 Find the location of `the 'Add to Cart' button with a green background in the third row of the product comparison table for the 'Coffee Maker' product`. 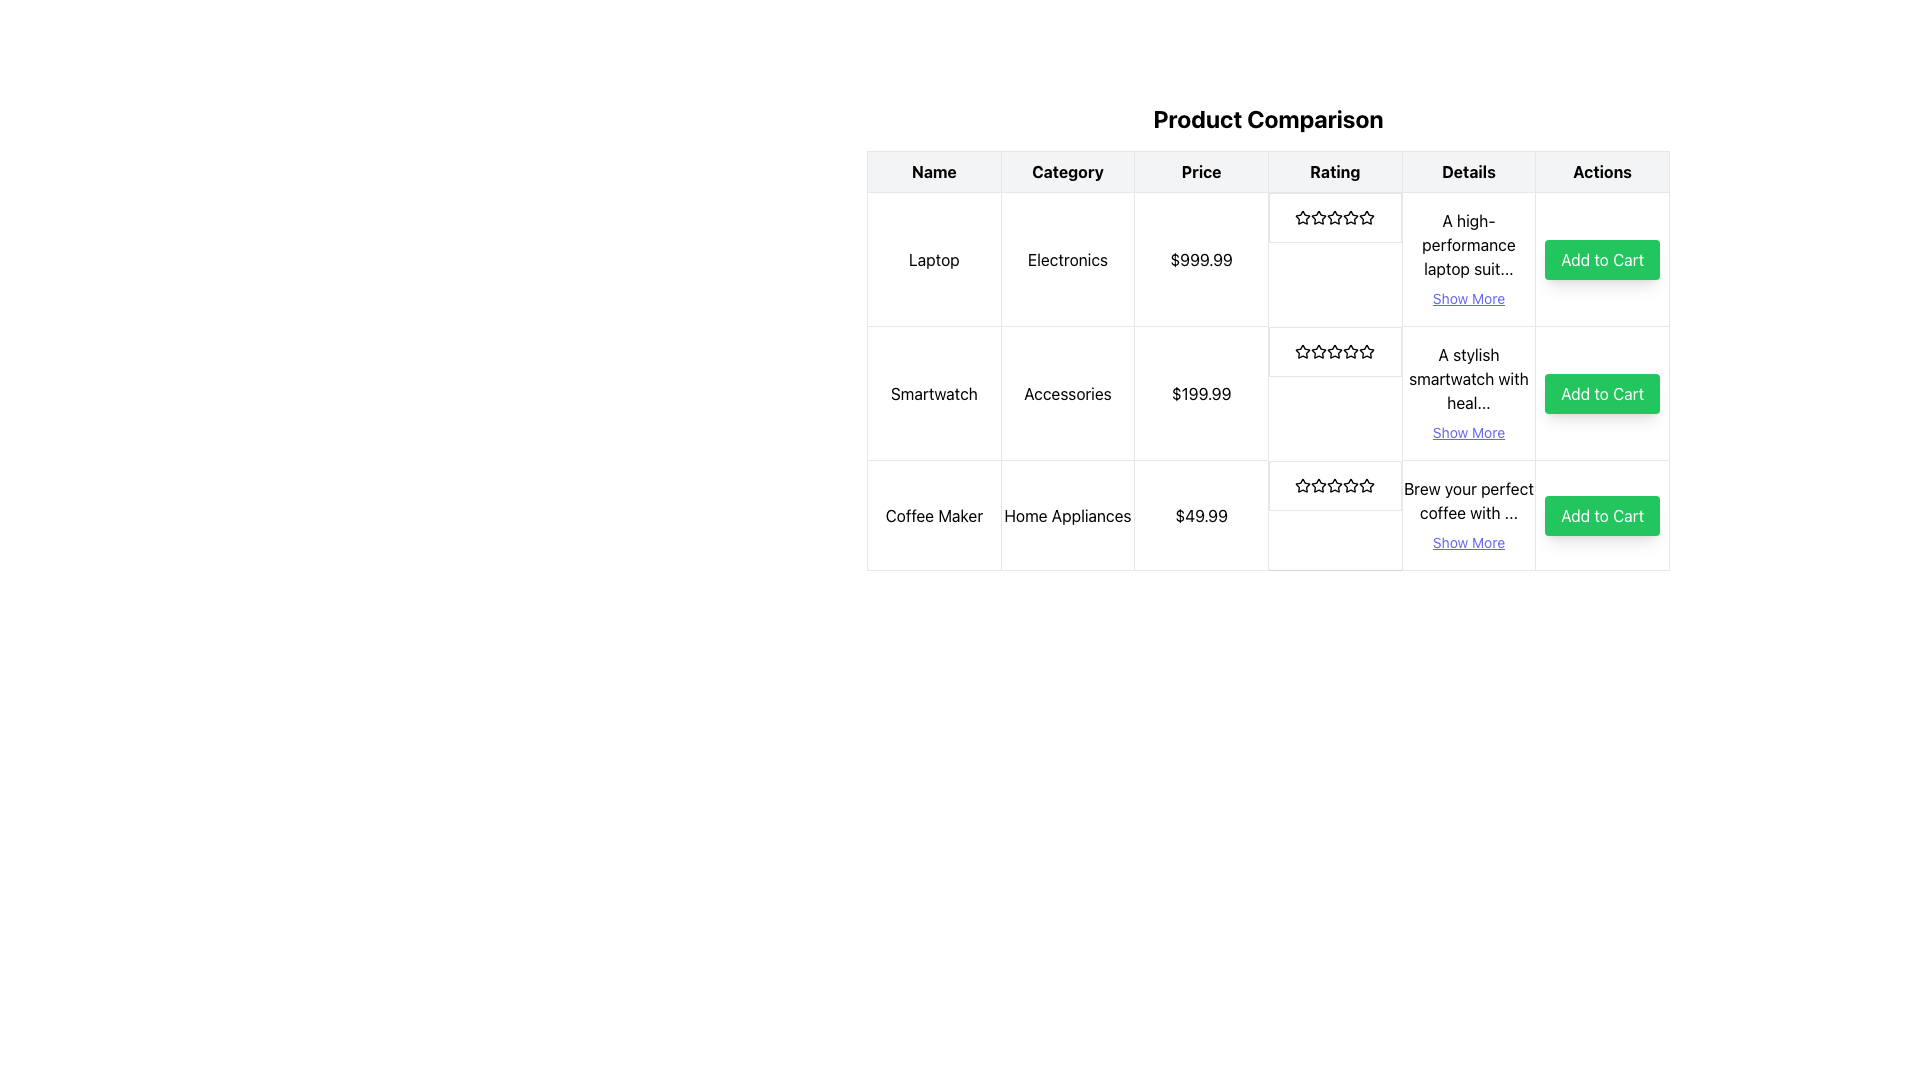

the 'Add to Cart' button with a green background in the third row of the product comparison table for the 'Coffee Maker' product is located at coordinates (1602, 514).